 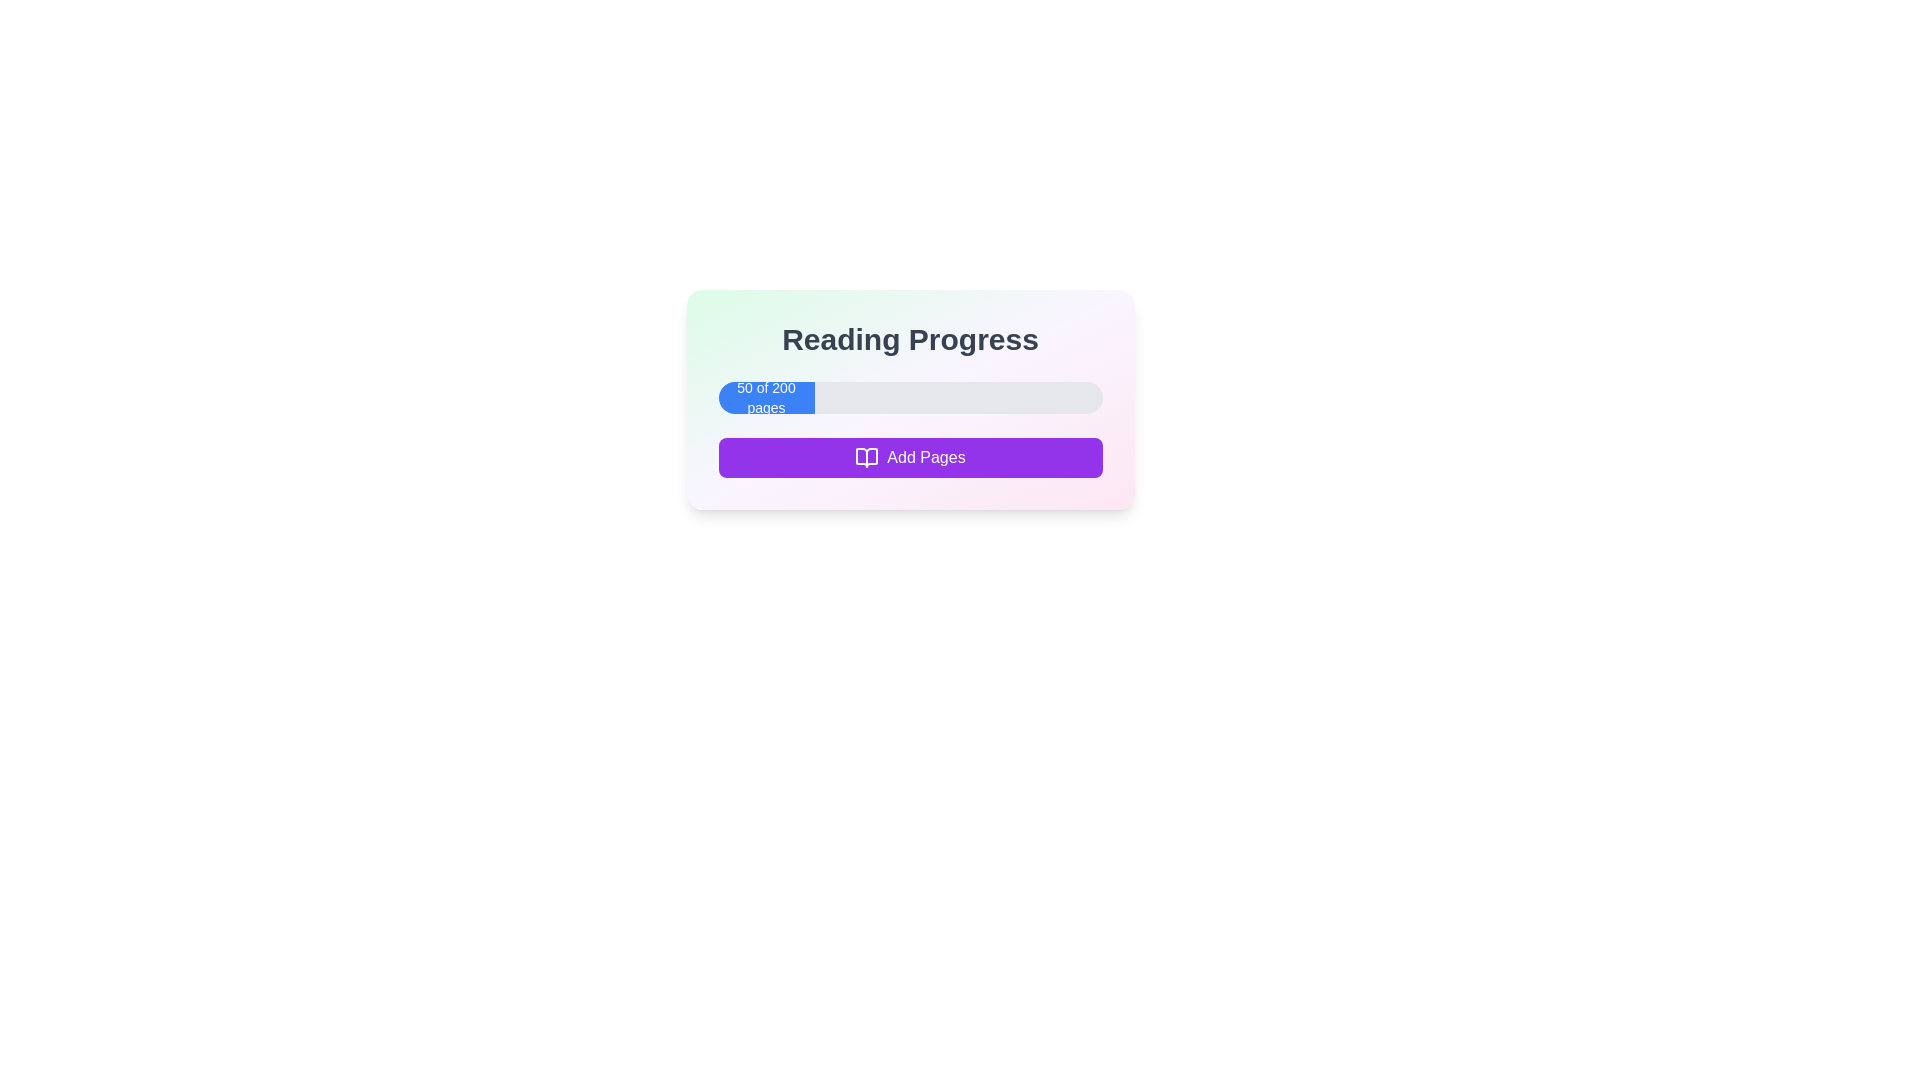 I want to click on the open book icon with a purple outline that is part of the 'Add Pages' button located beneath the progress bar in the 'Reading Progress' card, so click(x=867, y=458).